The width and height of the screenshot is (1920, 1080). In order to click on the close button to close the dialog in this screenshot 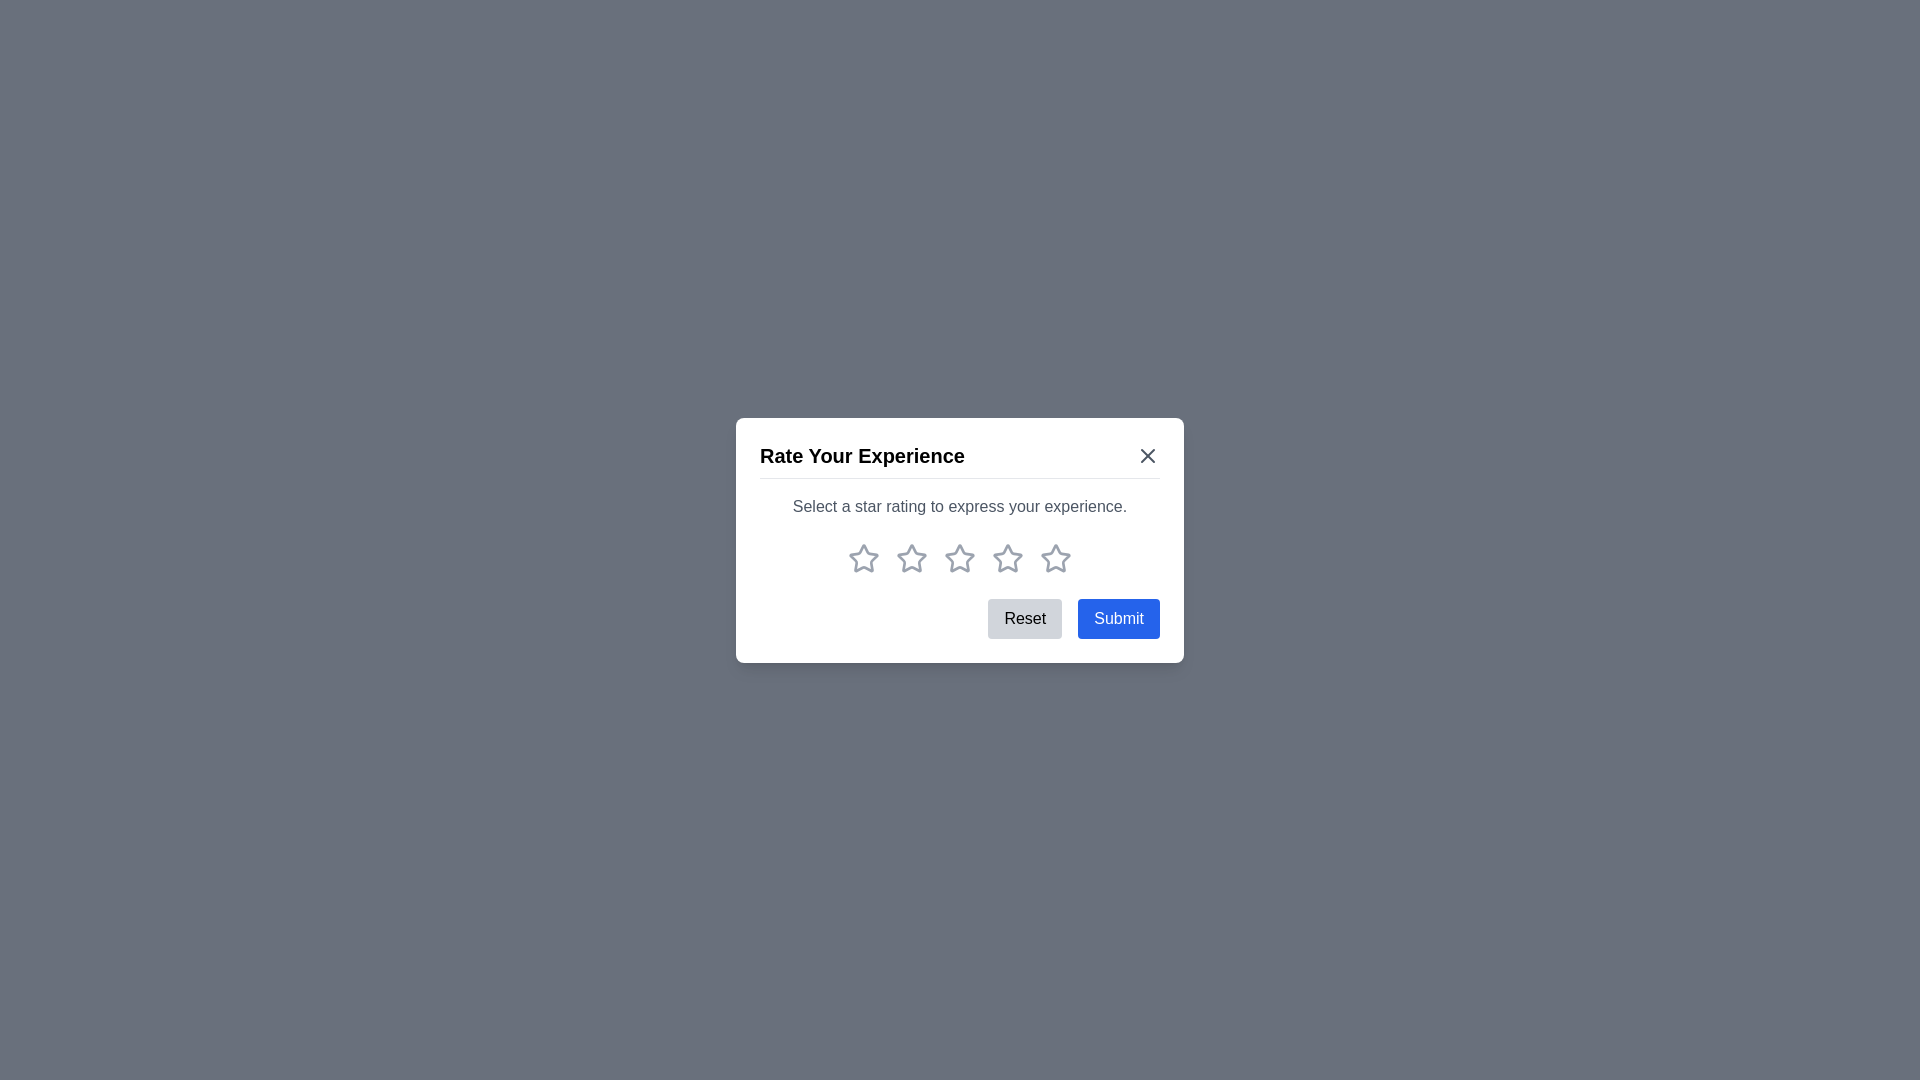, I will do `click(1147, 455)`.